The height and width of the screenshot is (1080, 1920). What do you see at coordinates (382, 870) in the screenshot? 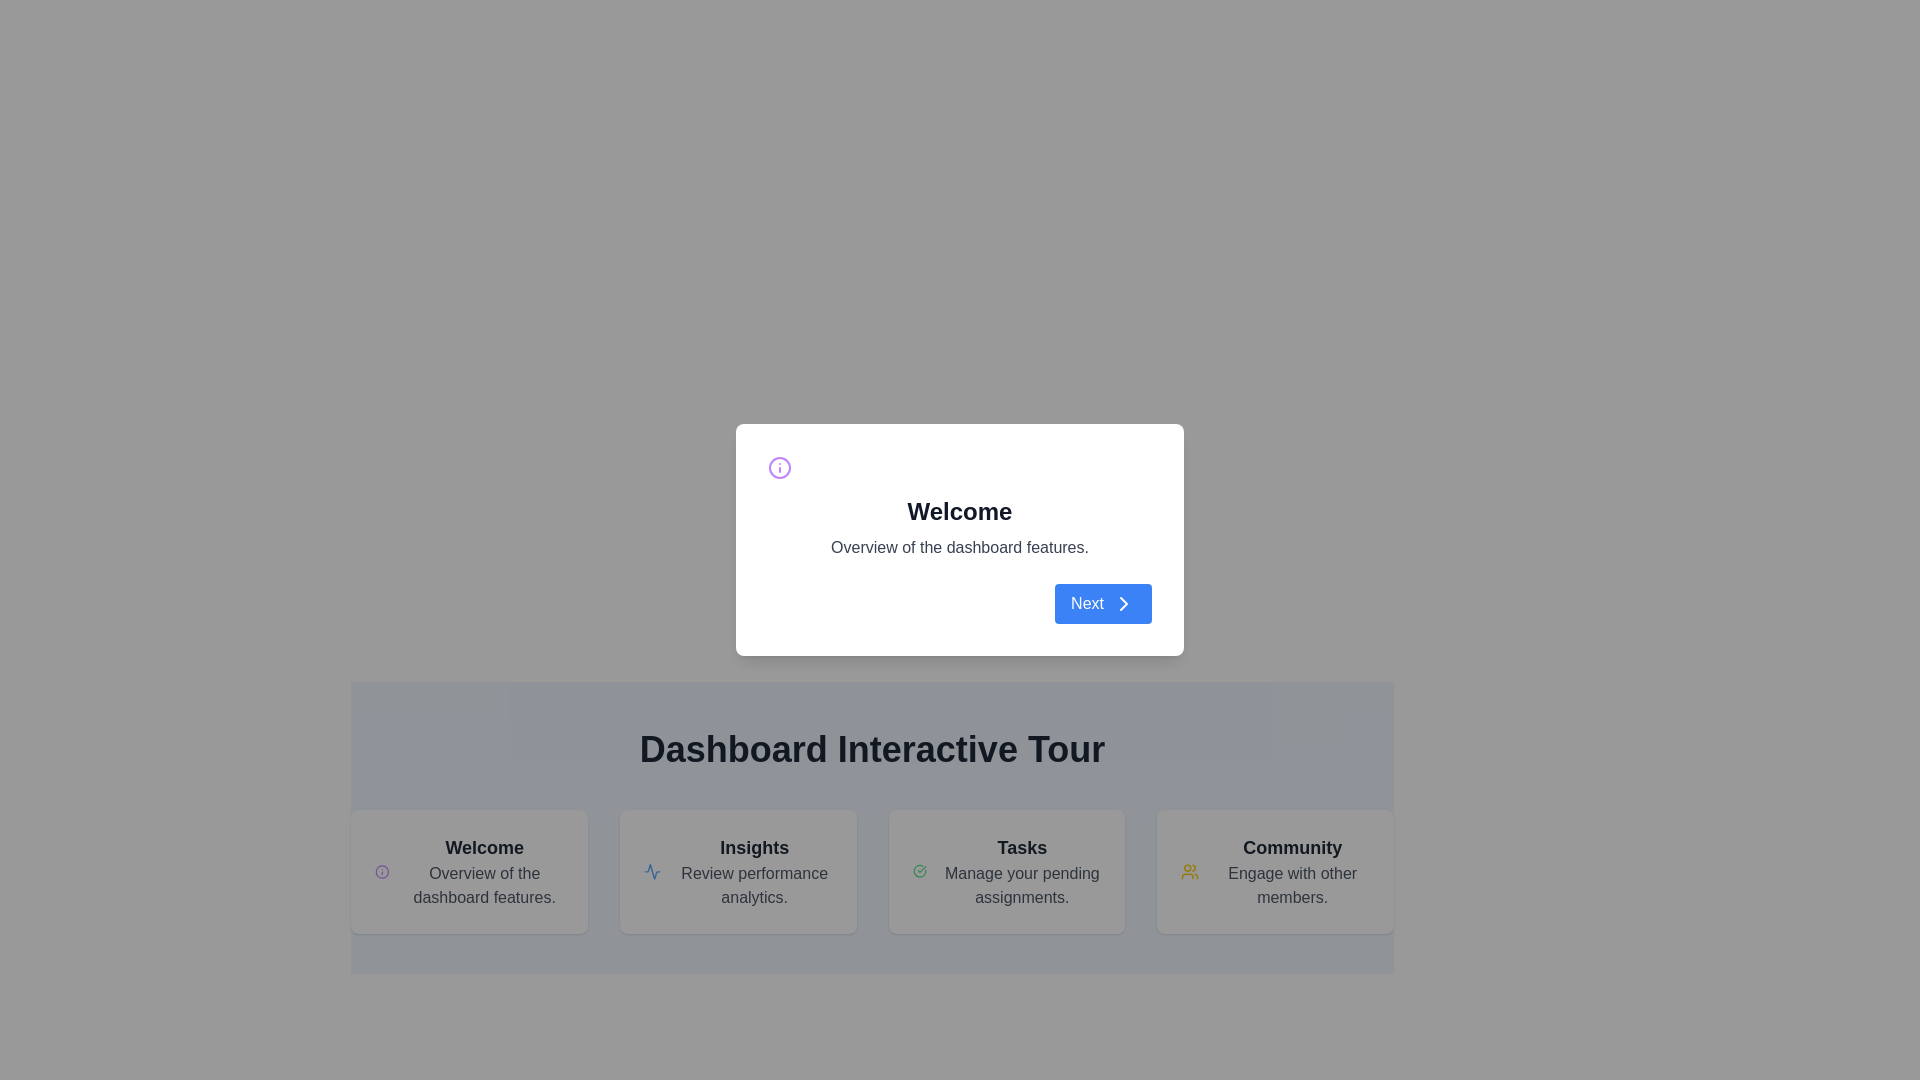
I see `purple circular icon containing an information symbol located to the left of the 'Welcome' title in the bottom-left panel of the lower card` at bounding box center [382, 870].